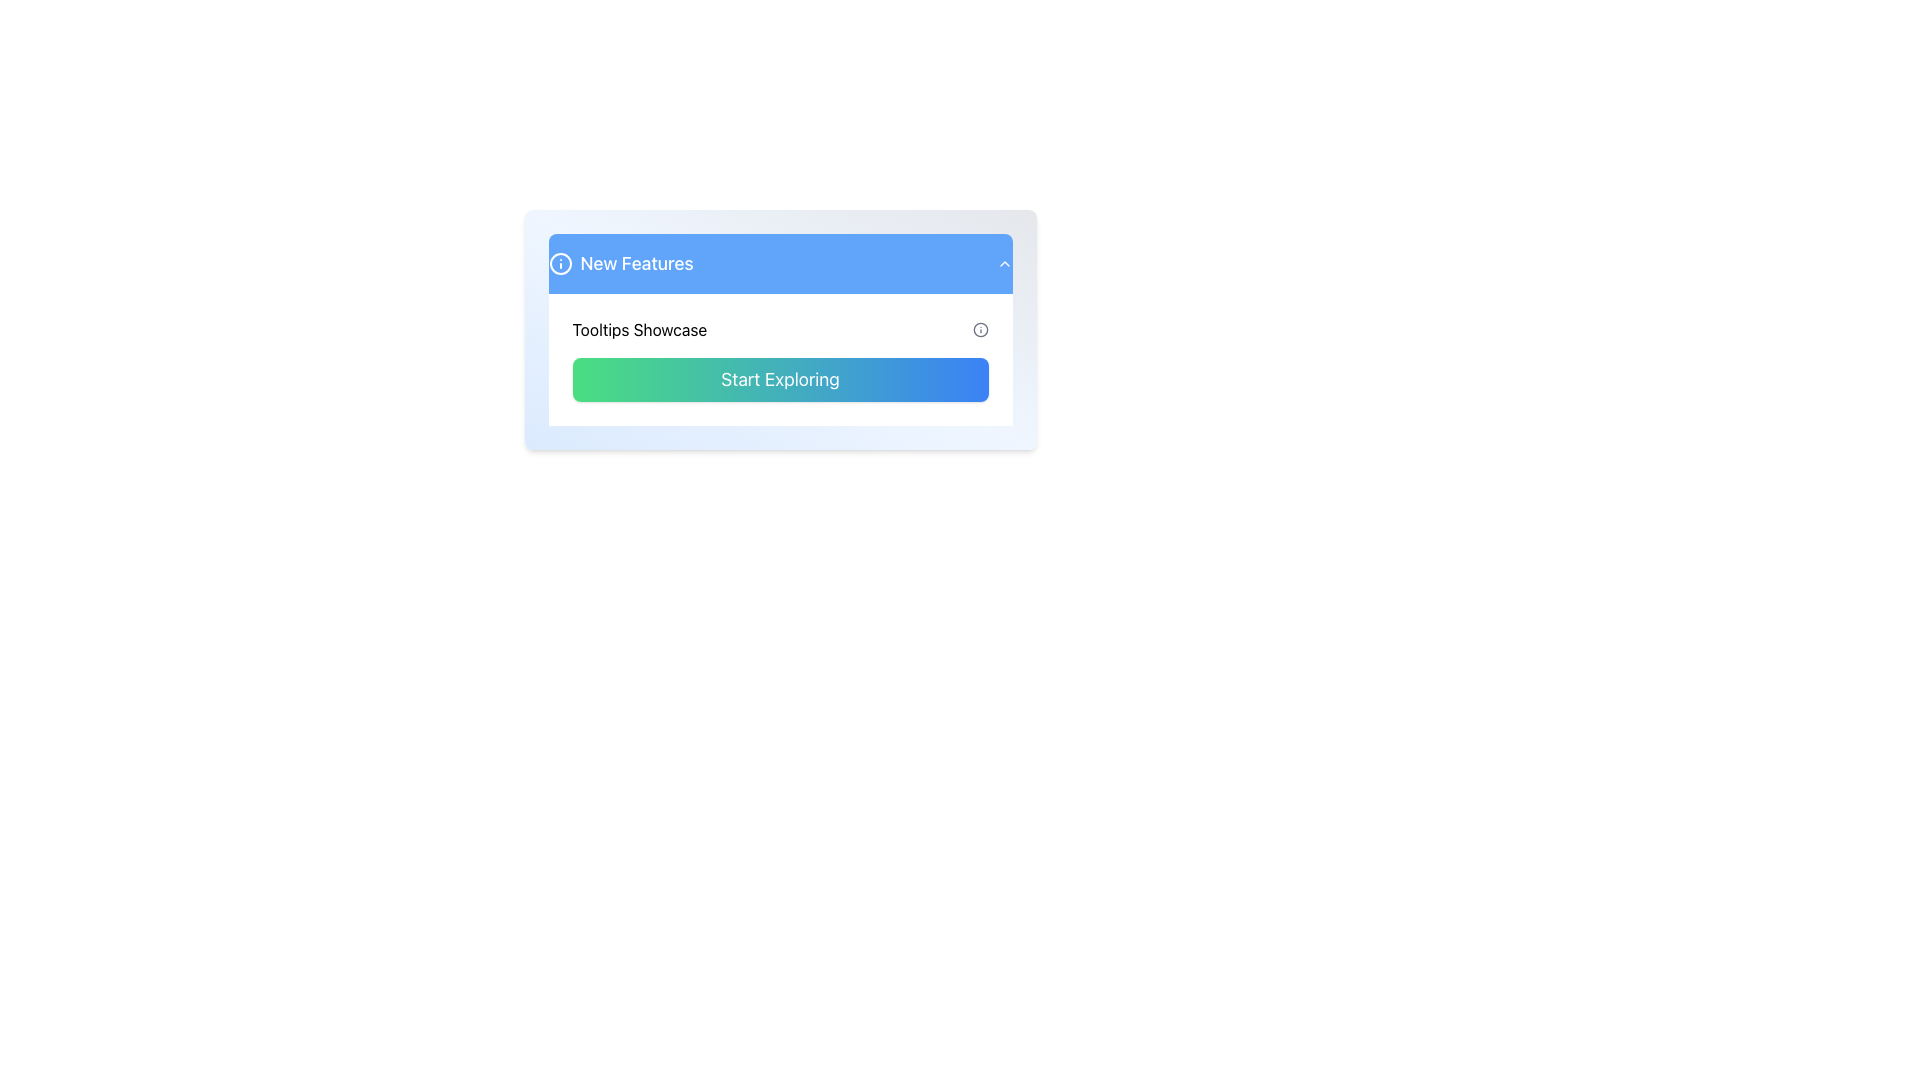 Image resolution: width=1920 pixels, height=1080 pixels. What do you see at coordinates (636, 262) in the screenshot?
I see `the 'New Features' text label, which is displayed in a blue area with larger, bold text, located to the right of an information icon and above 'Tooltips Showcase'` at bounding box center [636, 262].